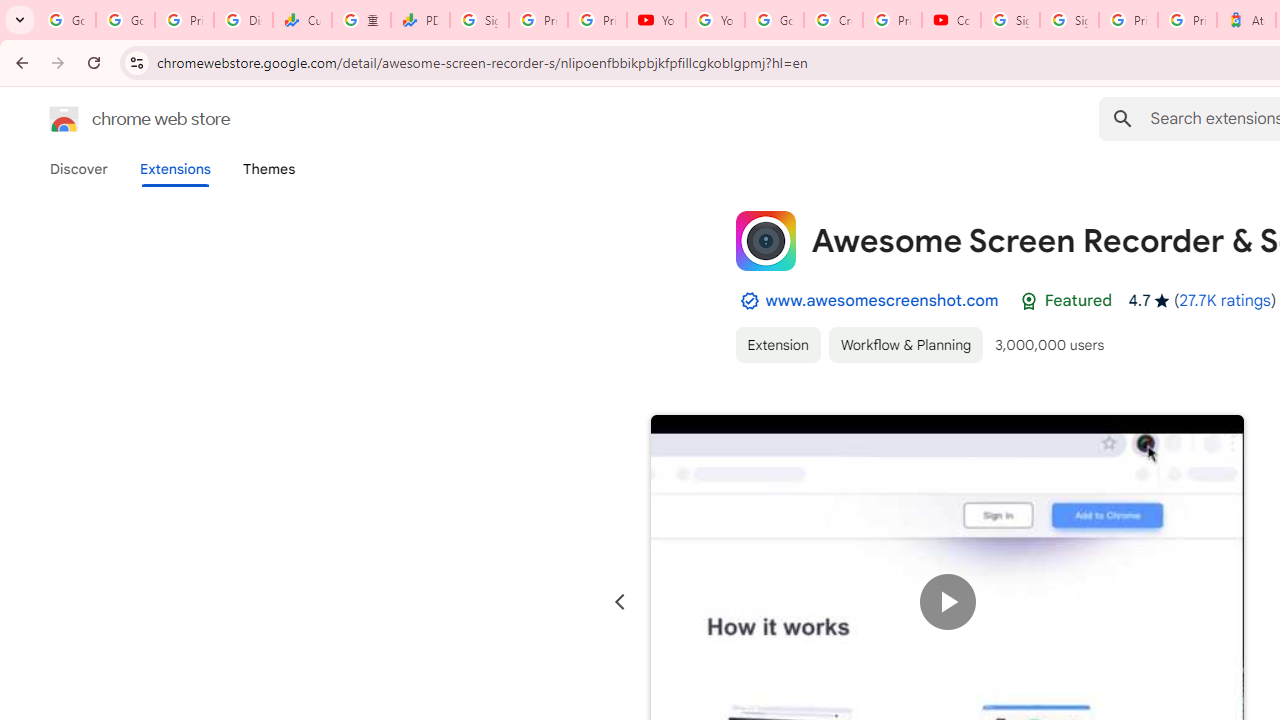 This screenshot has height=720, width=1280. I want to click on 'Create your Google Account', so click(833, 20).